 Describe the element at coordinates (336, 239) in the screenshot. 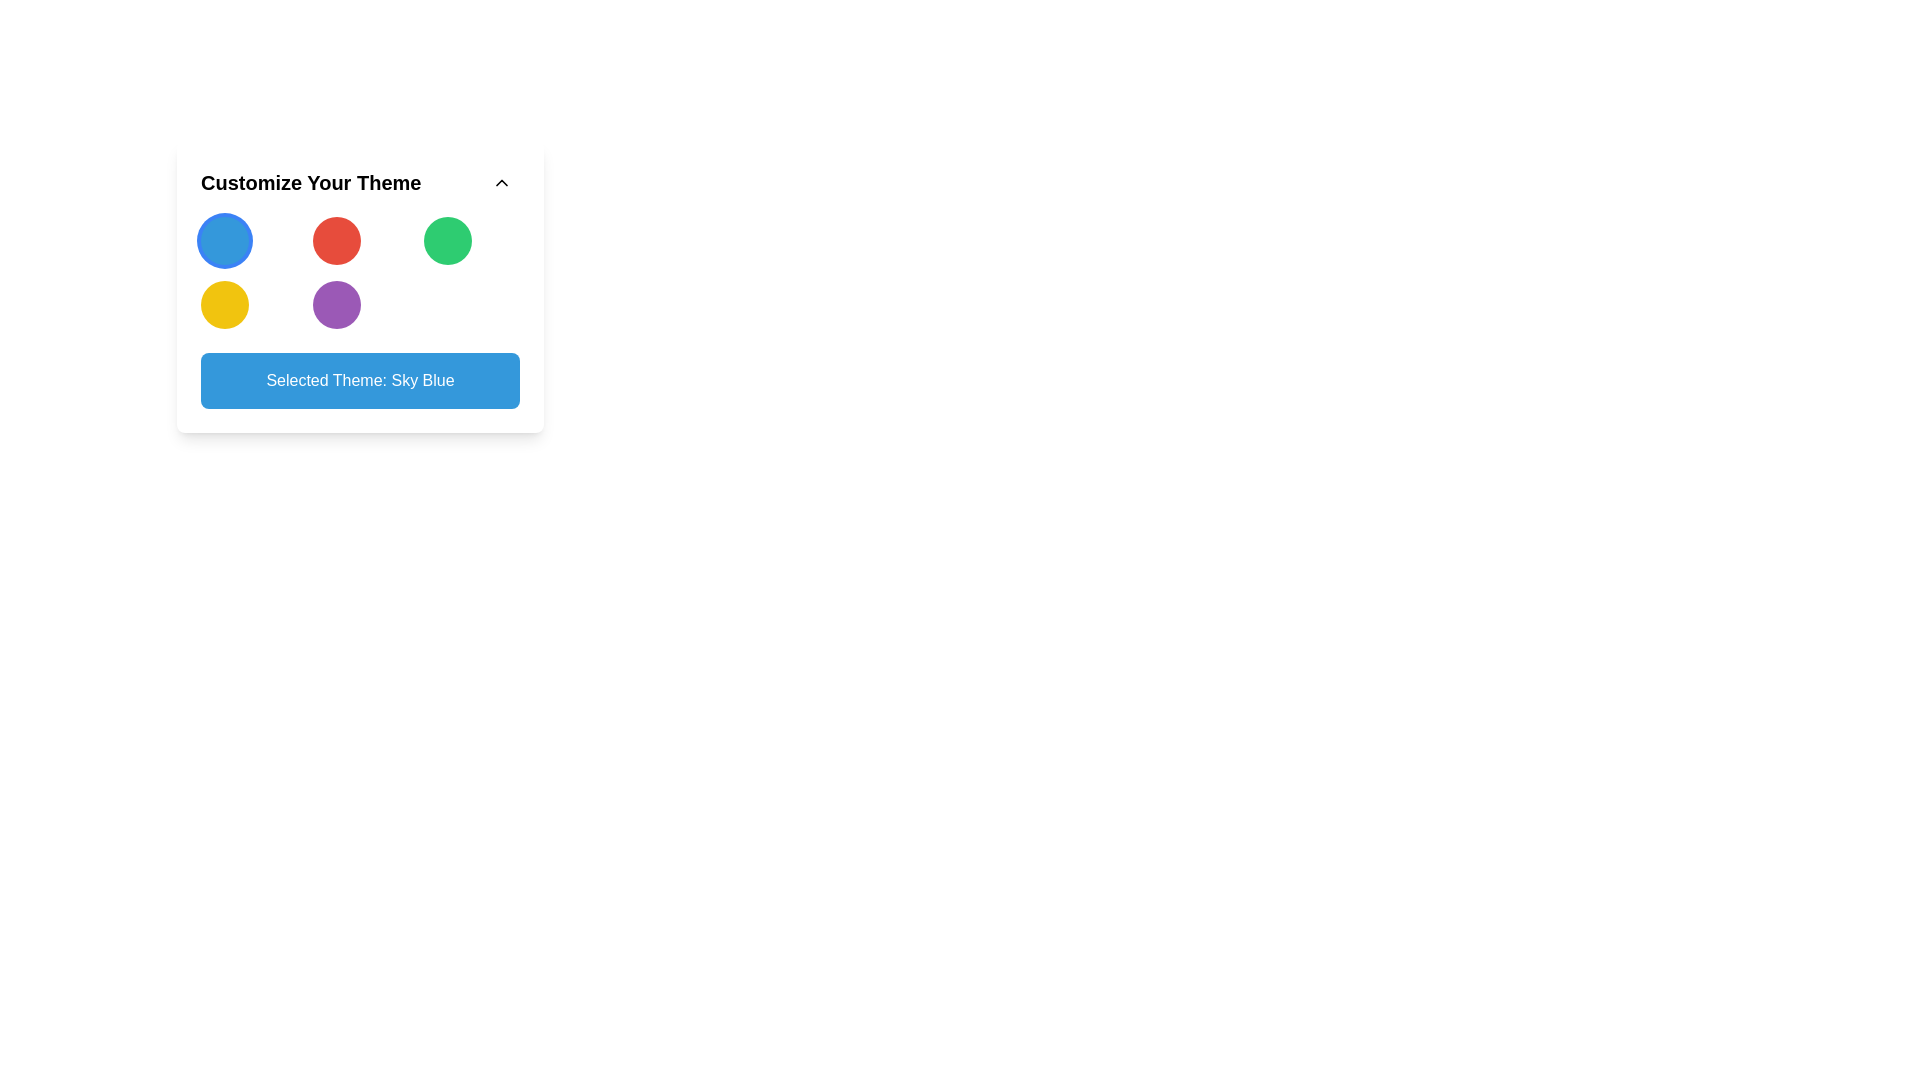

I see `the circular Sunset Red button located in the middle column of the top row in a 3x2 grid` at that location.